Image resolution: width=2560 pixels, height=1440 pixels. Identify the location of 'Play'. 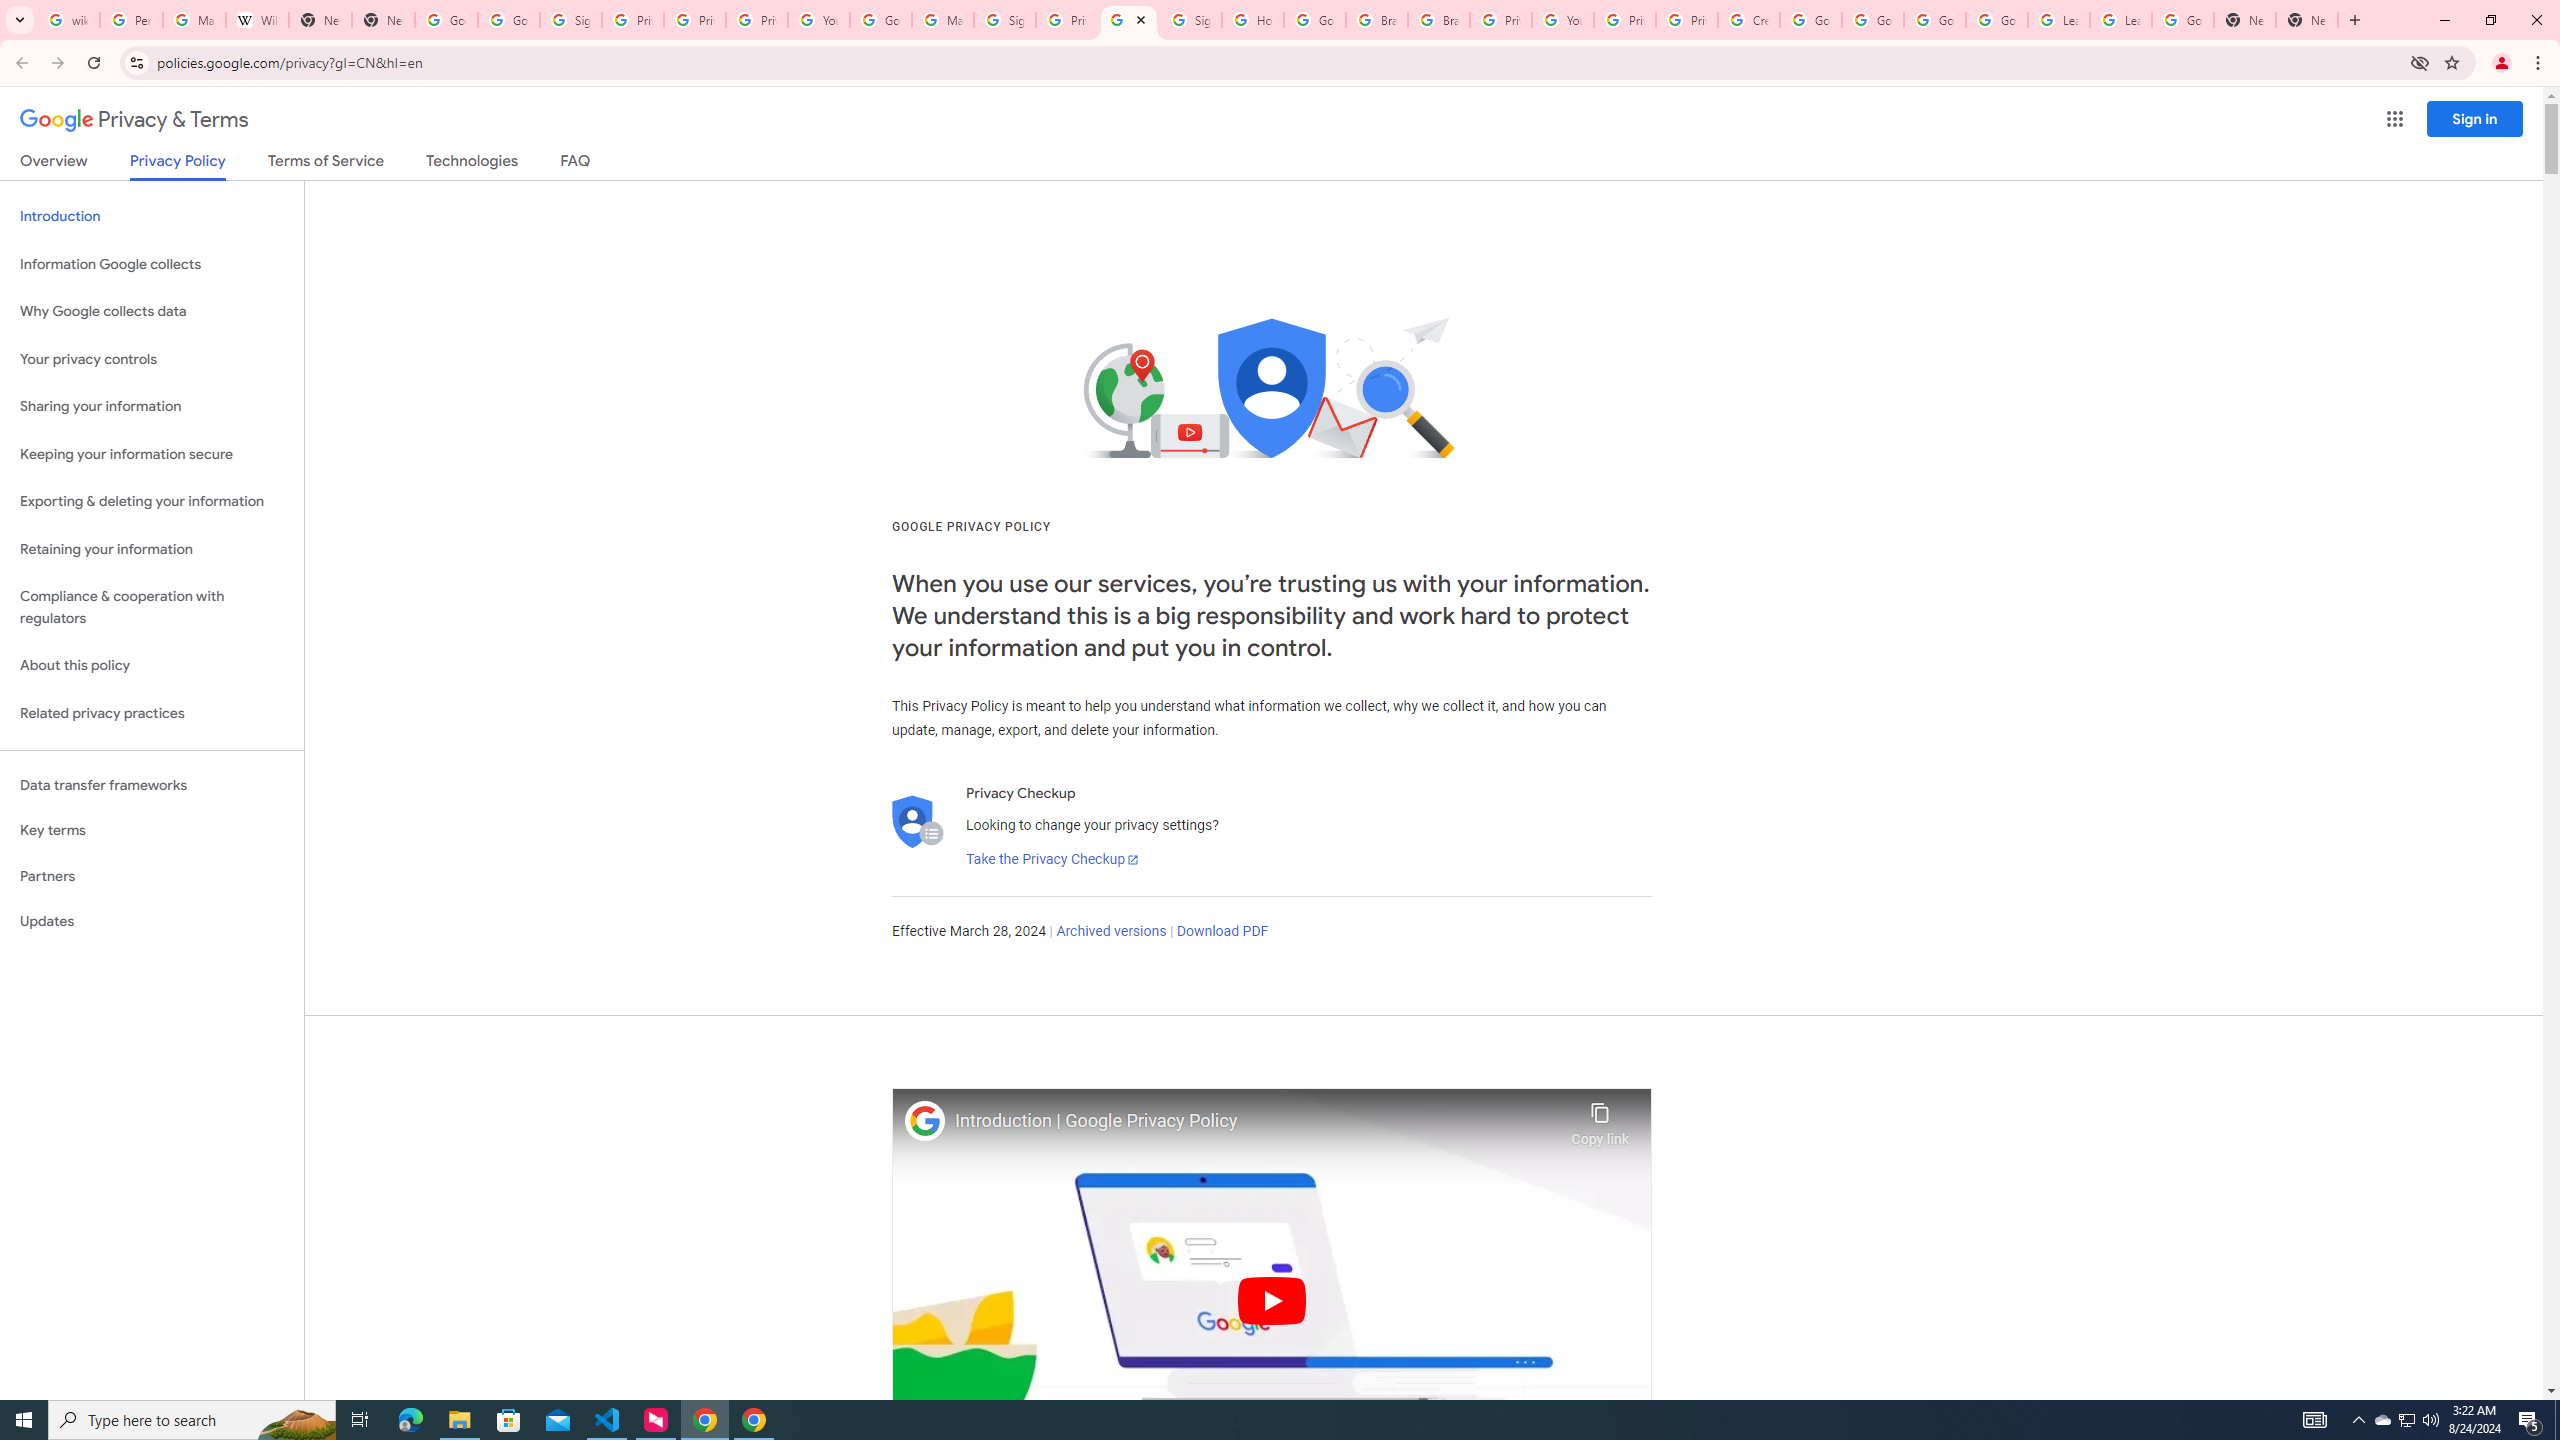
(1271, 1299).